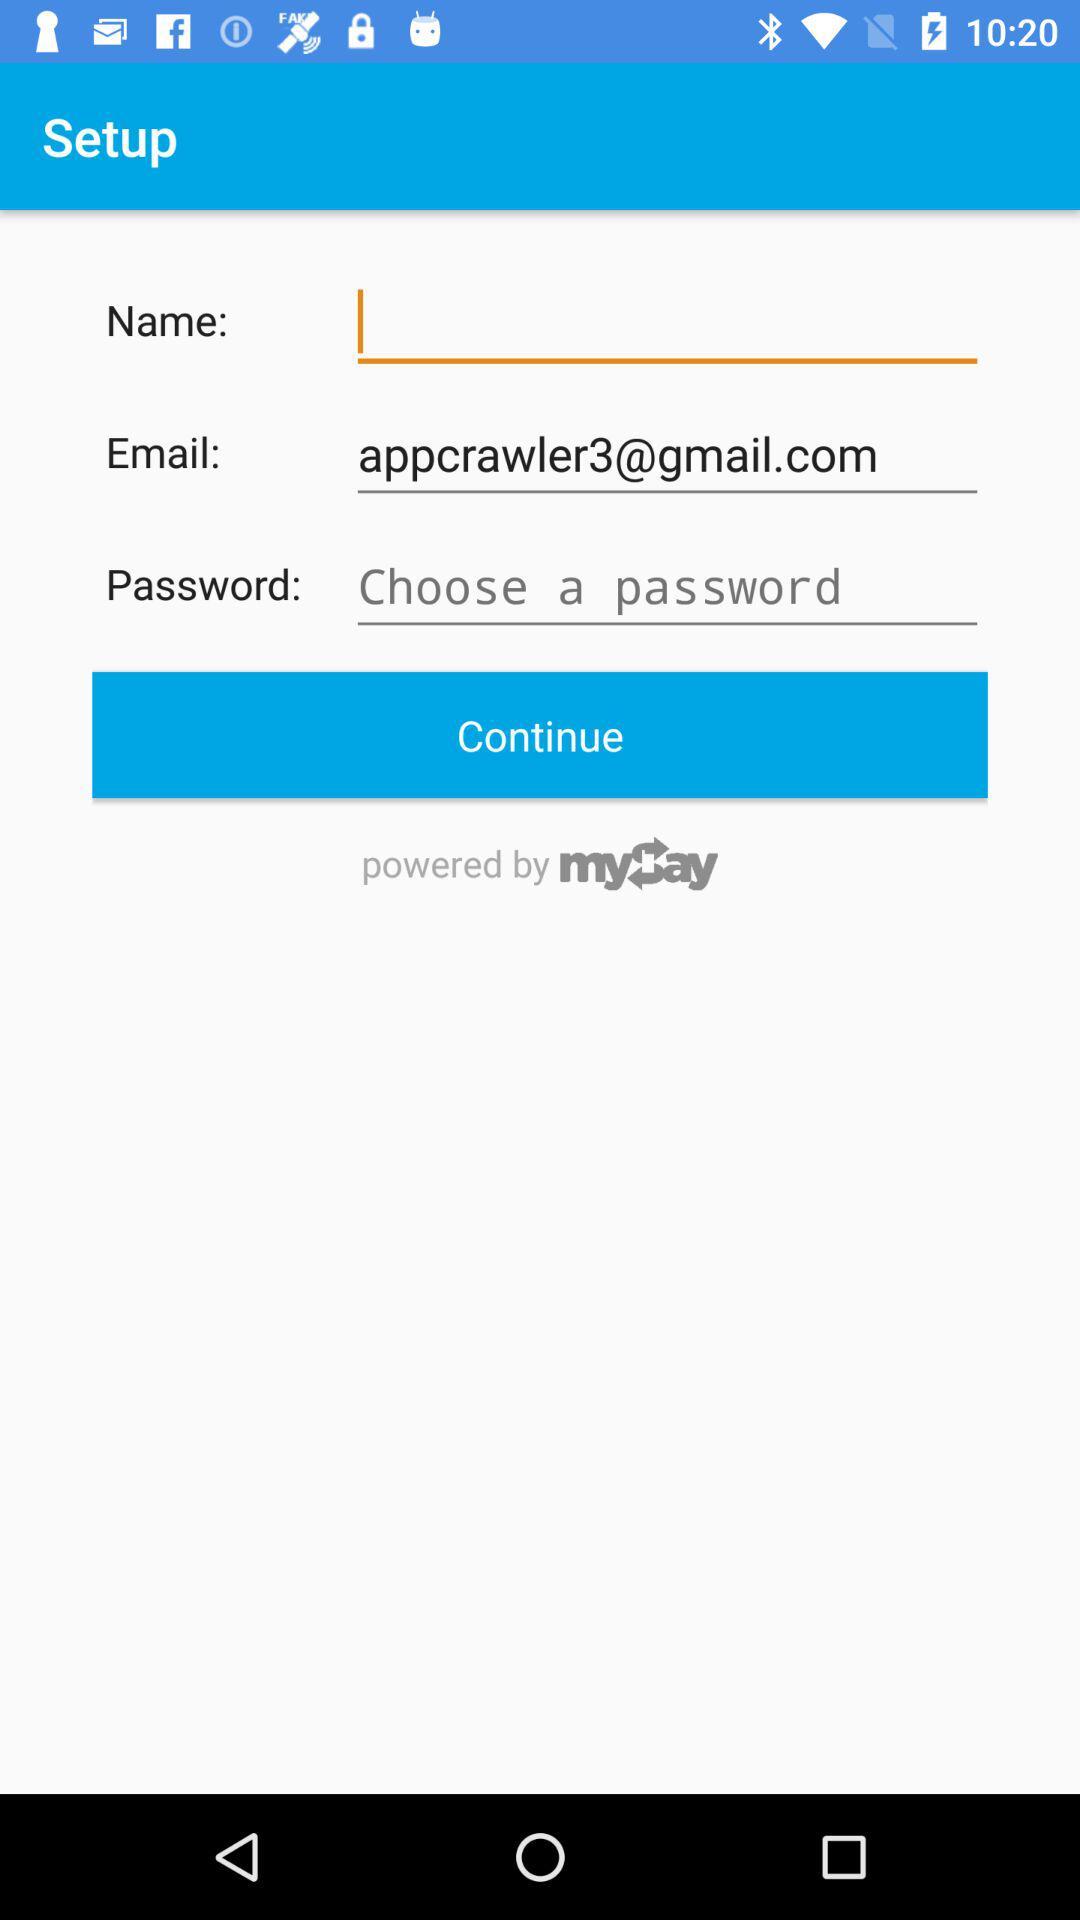  Describe the element at coordinates (667, 322) in the screenshot. I see `name field` at that location.